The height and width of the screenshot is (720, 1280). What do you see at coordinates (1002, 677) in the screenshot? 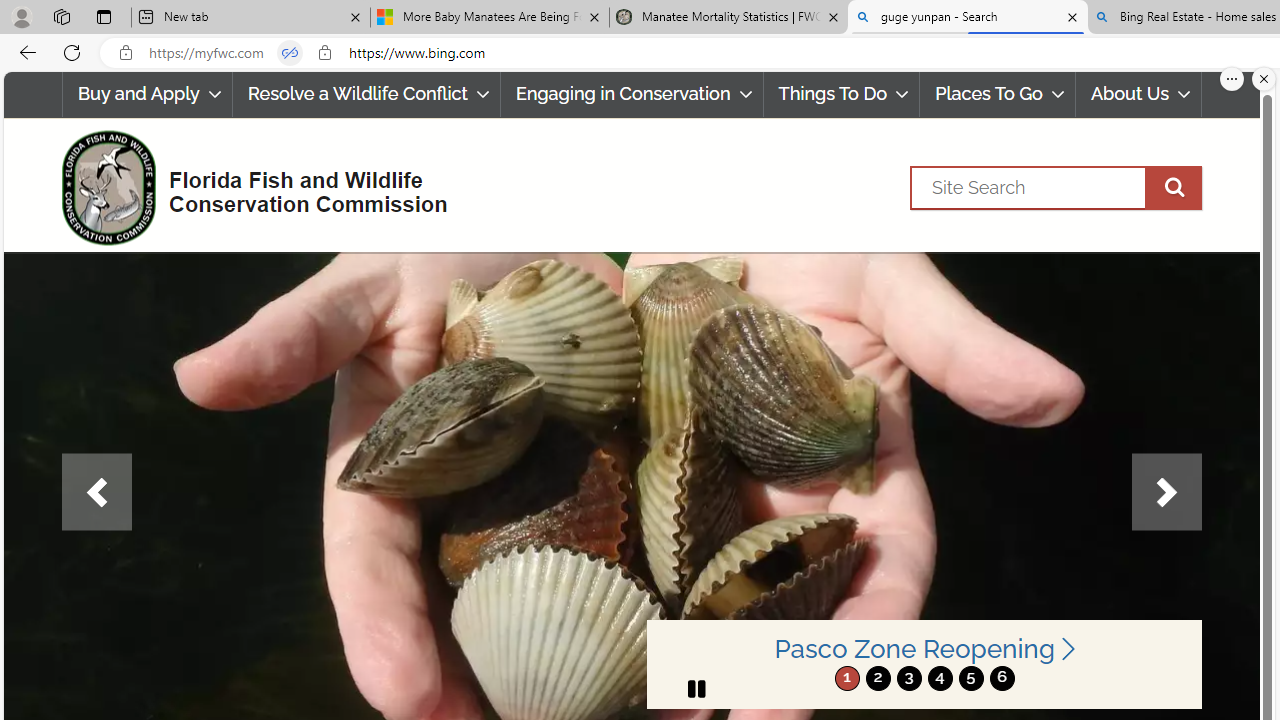
I see `'move to slide 6'` at bounding box center [1002, 677].